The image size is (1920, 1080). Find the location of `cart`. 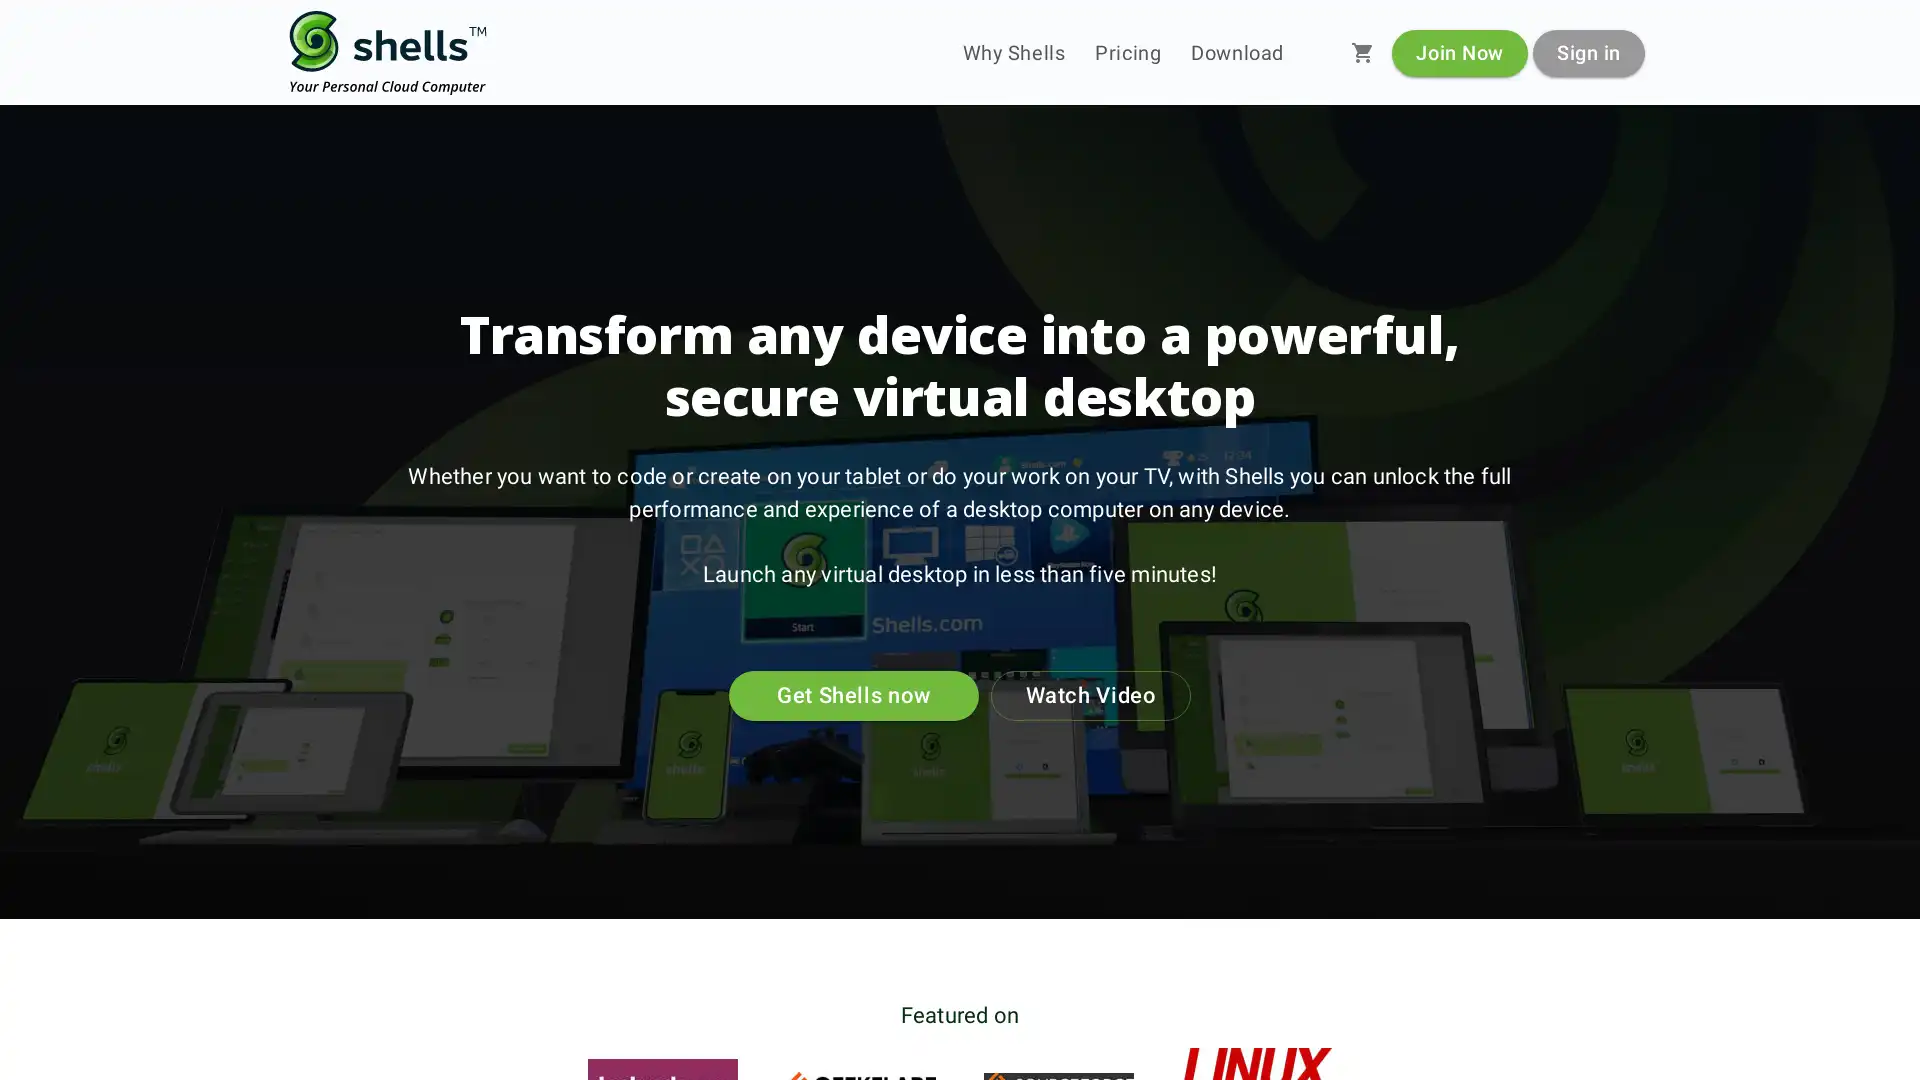

cart is located at coordinates (1362, 52).